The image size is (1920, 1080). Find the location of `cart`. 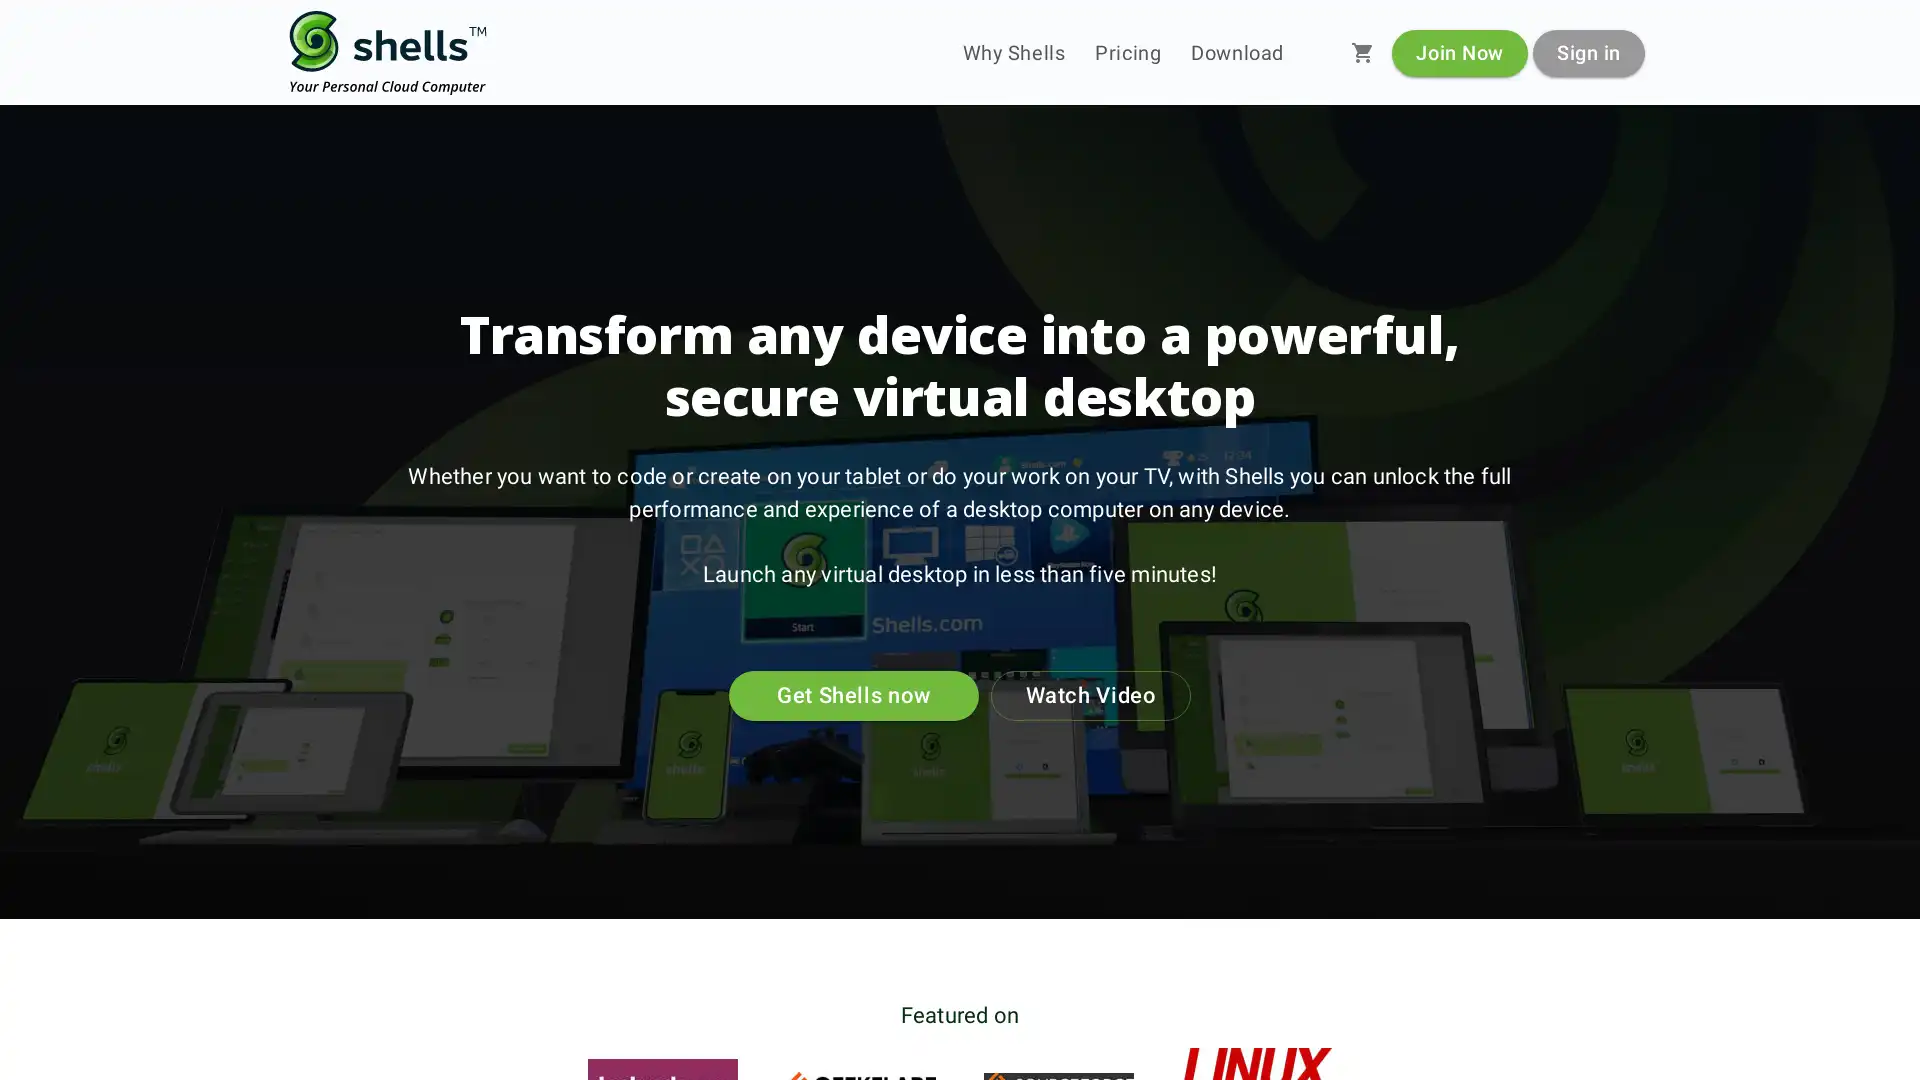

cart is located at coordinates (1362, 52).